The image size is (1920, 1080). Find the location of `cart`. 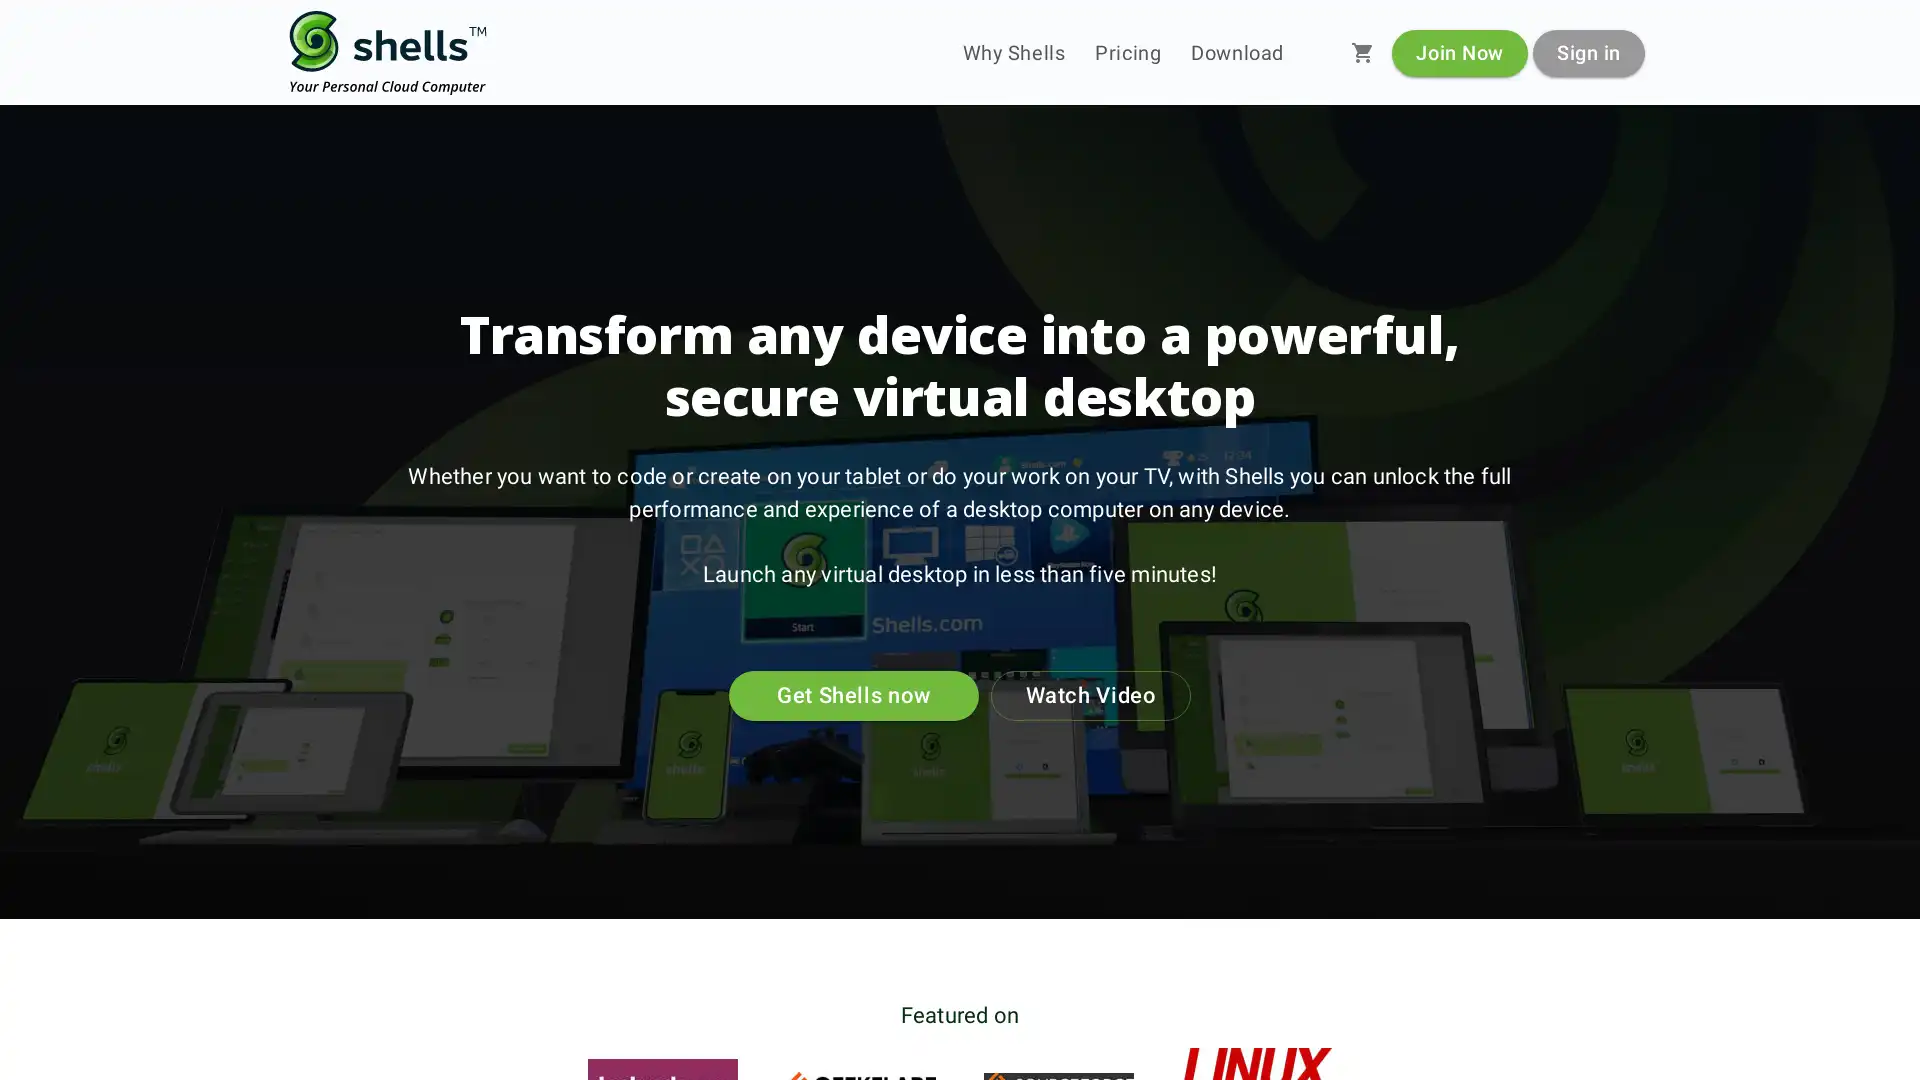

cart is located at coordinates (1362, 52).